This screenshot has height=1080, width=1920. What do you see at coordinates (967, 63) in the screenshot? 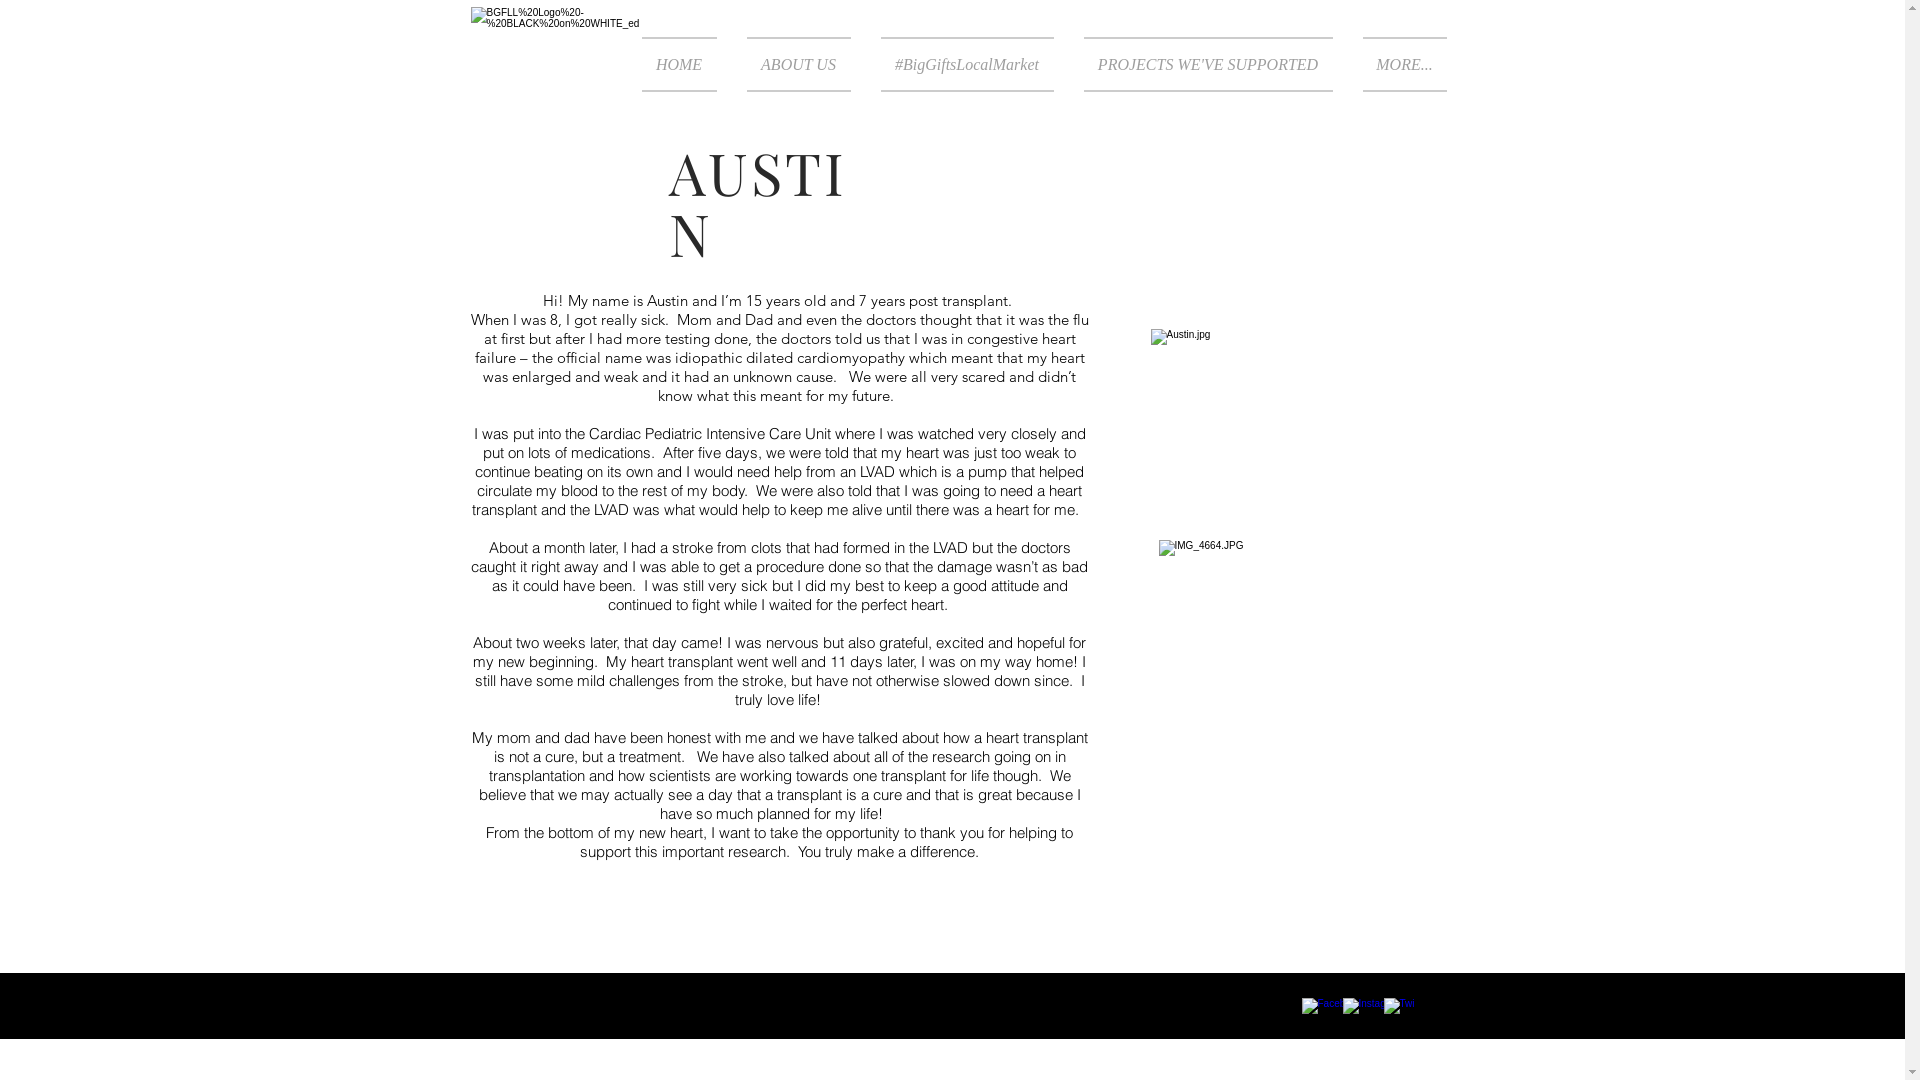
I see `'#BigGiftsLocalMarket'` at bounding box center [967, 63].